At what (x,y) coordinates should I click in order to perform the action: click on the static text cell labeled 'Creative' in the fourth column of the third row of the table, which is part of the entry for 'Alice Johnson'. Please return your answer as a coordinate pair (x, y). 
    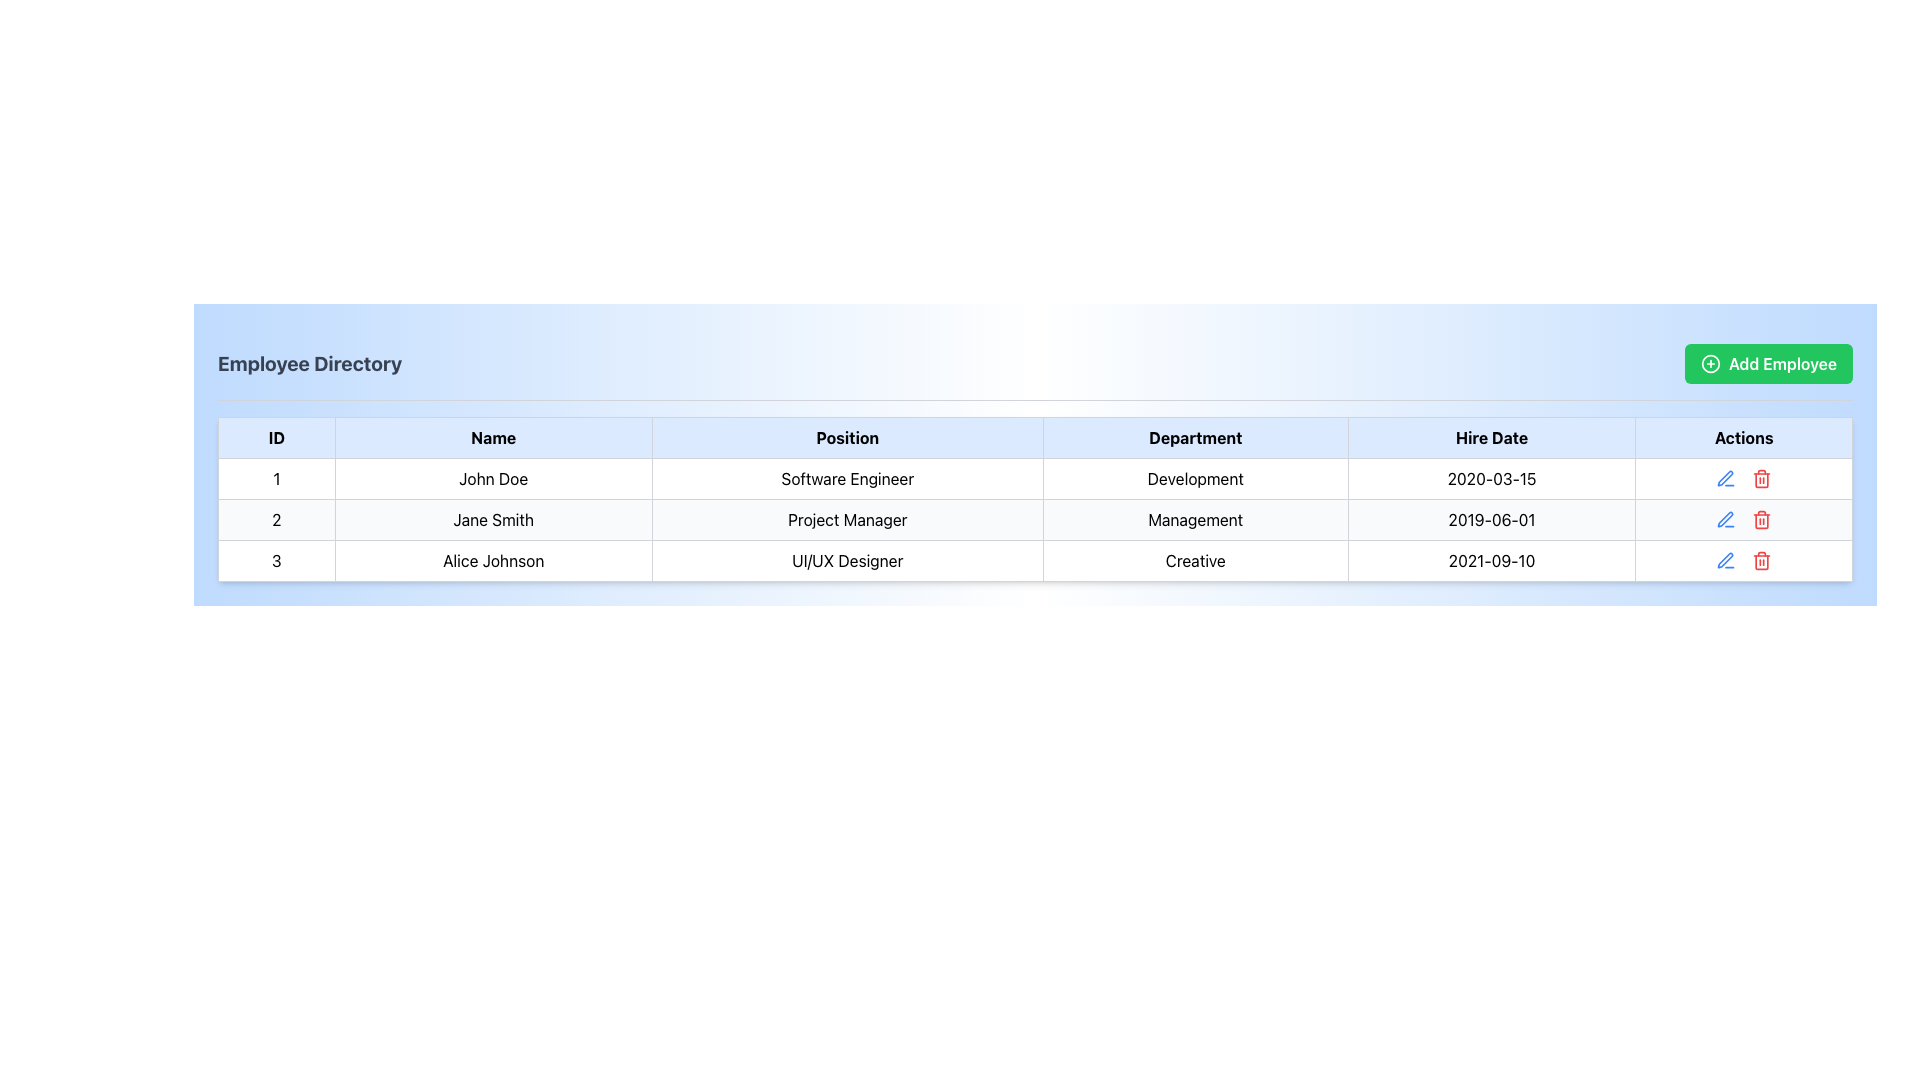
    Looking at the image, I should click on (1195, 560).